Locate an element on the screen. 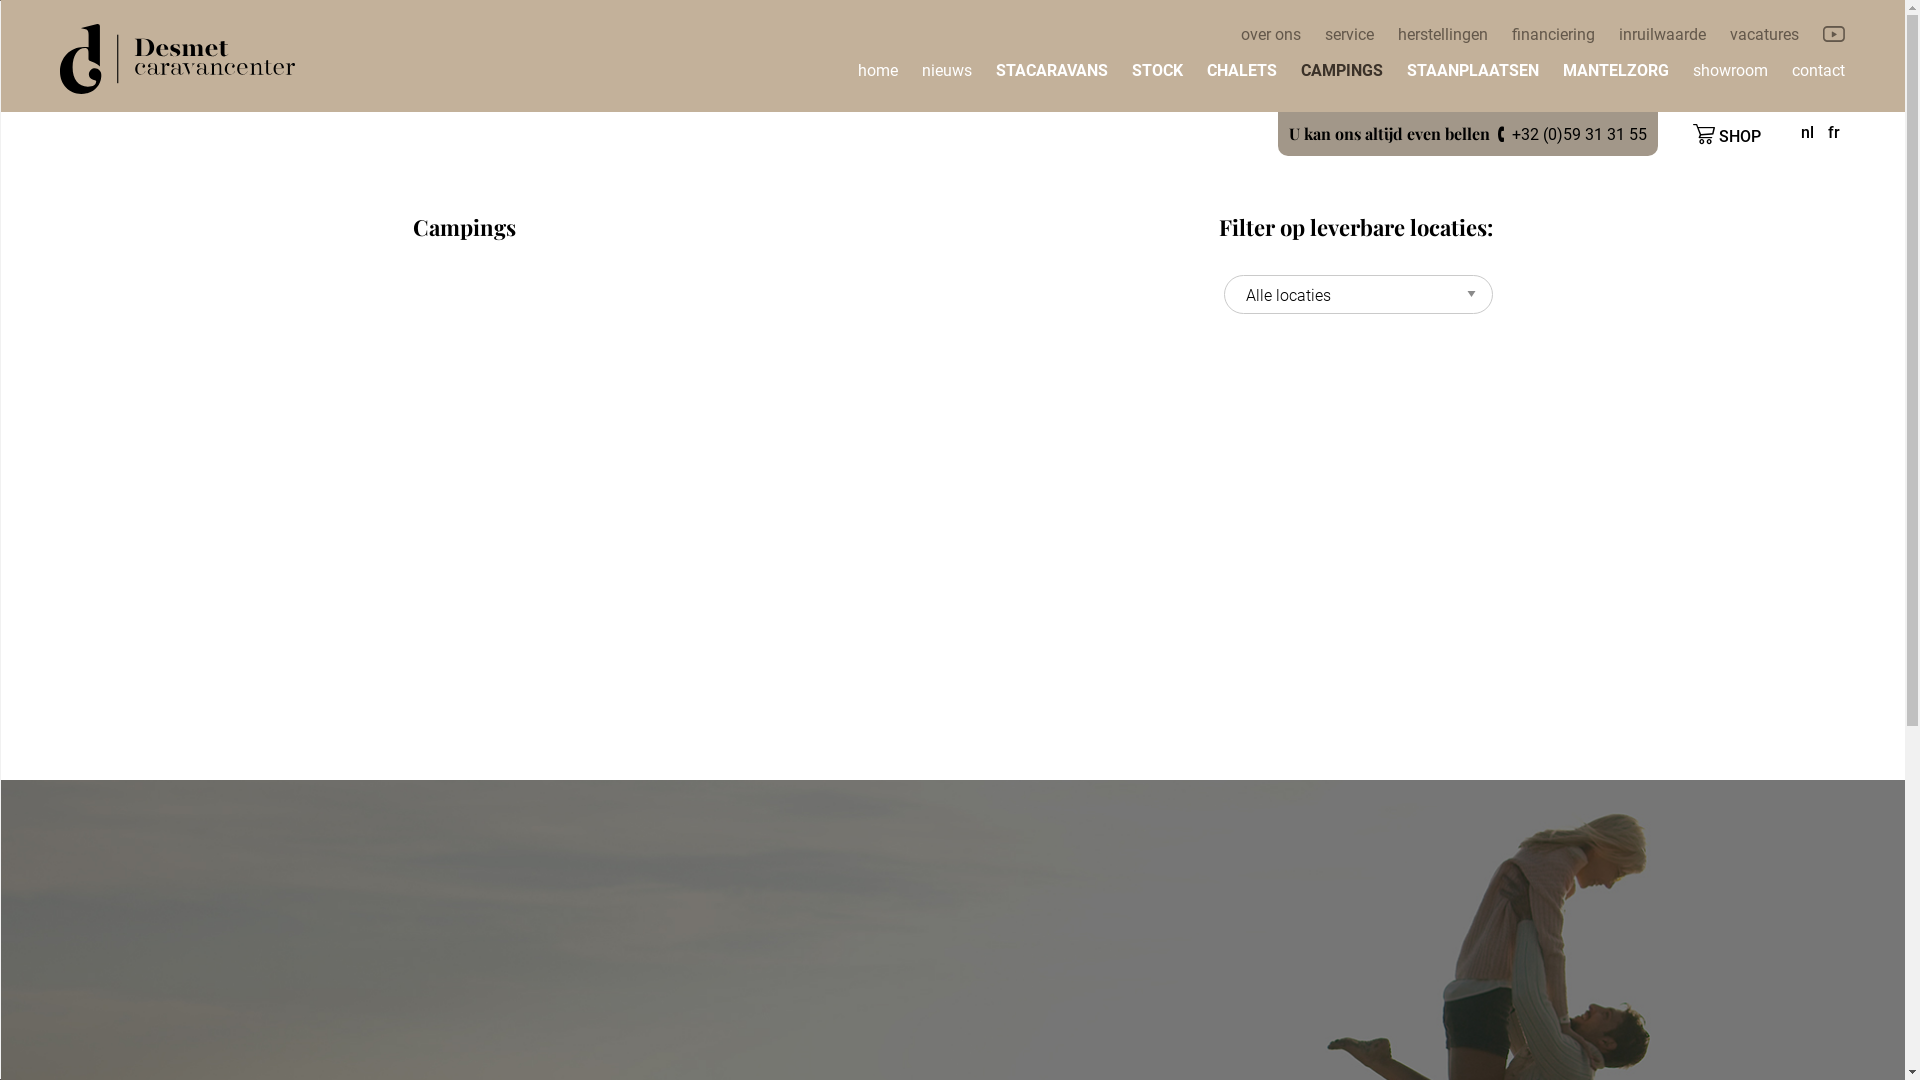 The width and height of the screenshot is (1920, 1080). 'CAMPINGS' is located at coordinates (1342, 69).